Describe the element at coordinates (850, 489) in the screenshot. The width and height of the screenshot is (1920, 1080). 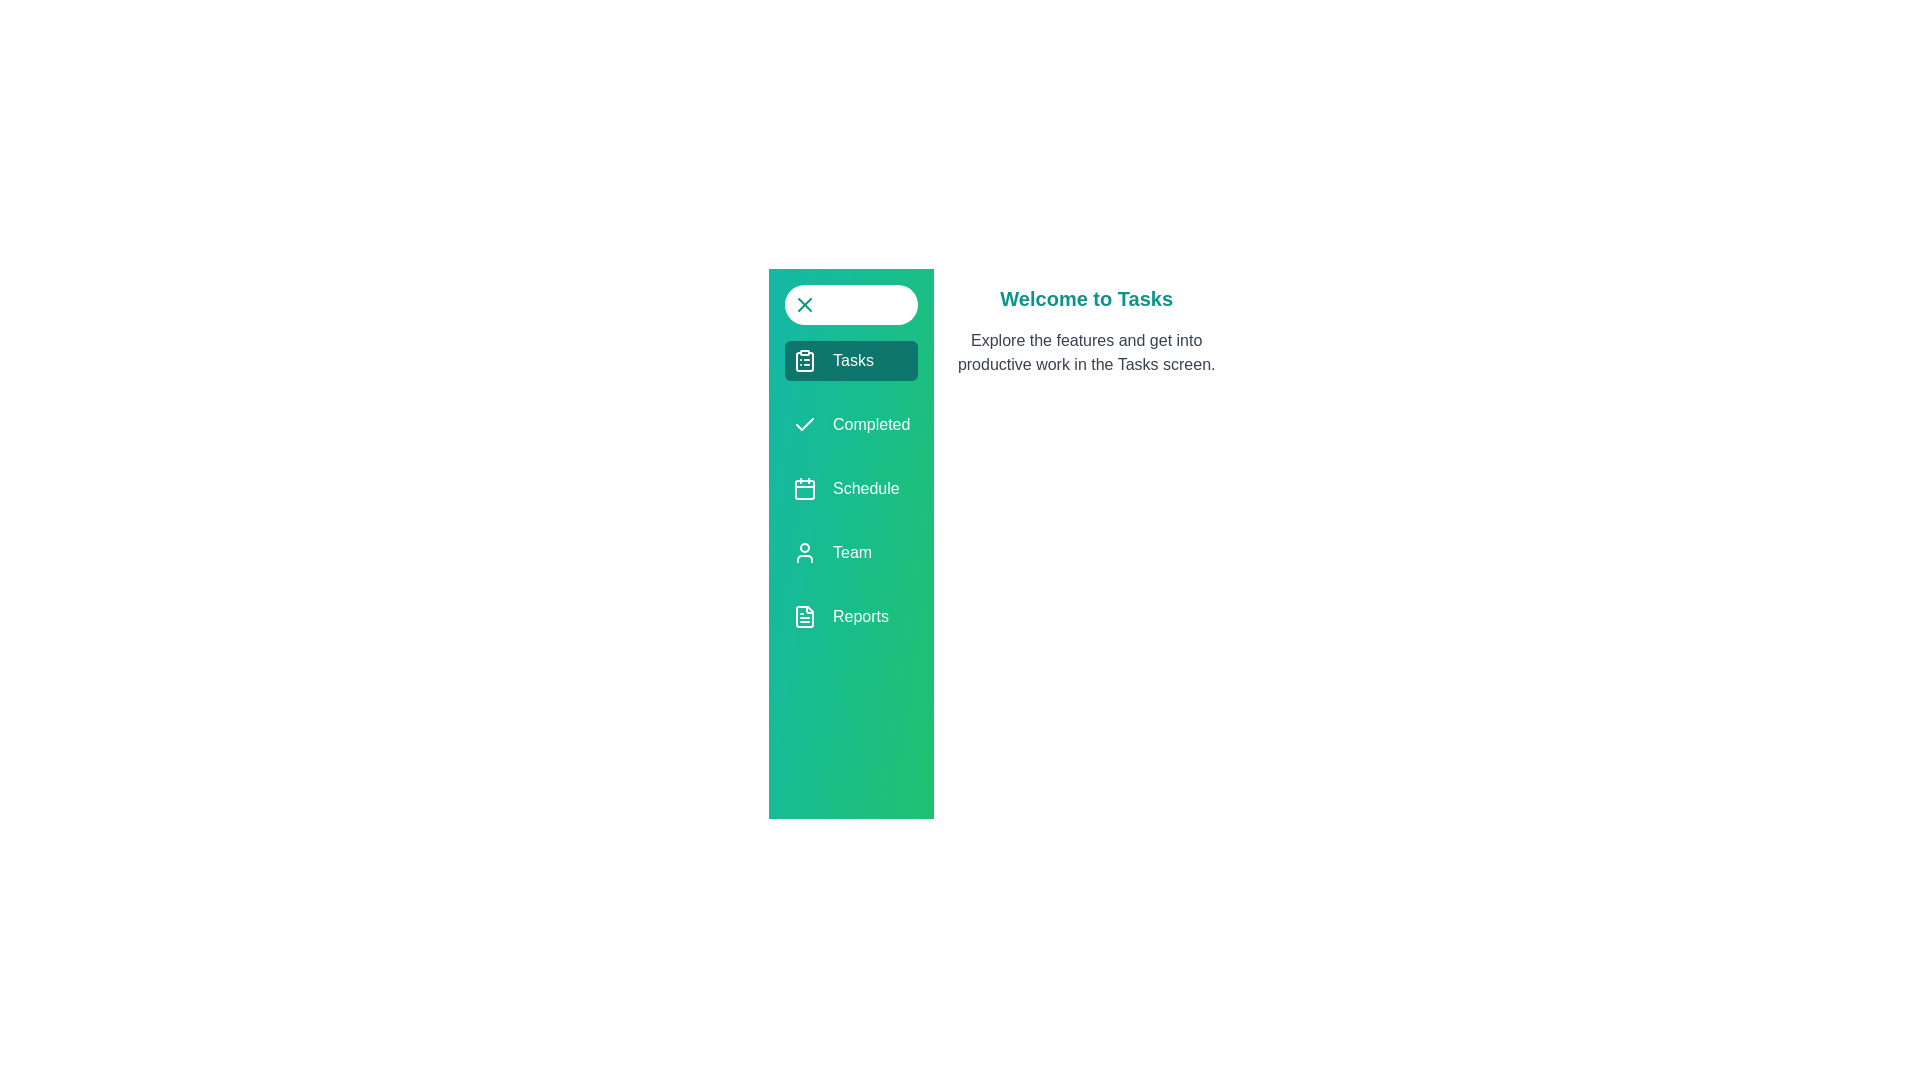
I see `the menu item Schedule from the available options` at that location.